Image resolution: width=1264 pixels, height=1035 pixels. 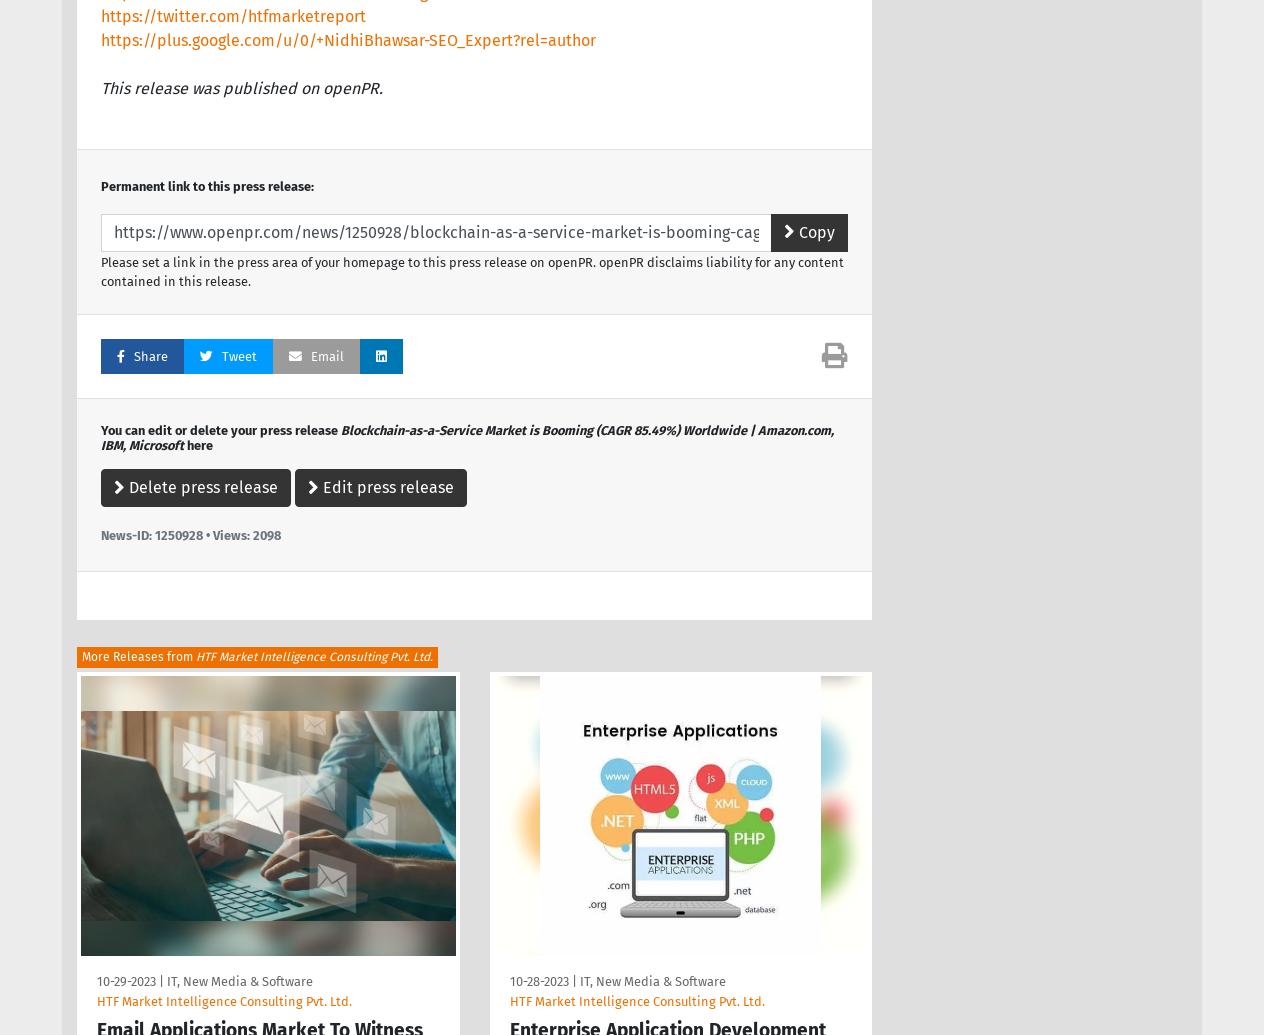 I want to click on 'You can edit or delete your press release', so click(x=220, y=429).